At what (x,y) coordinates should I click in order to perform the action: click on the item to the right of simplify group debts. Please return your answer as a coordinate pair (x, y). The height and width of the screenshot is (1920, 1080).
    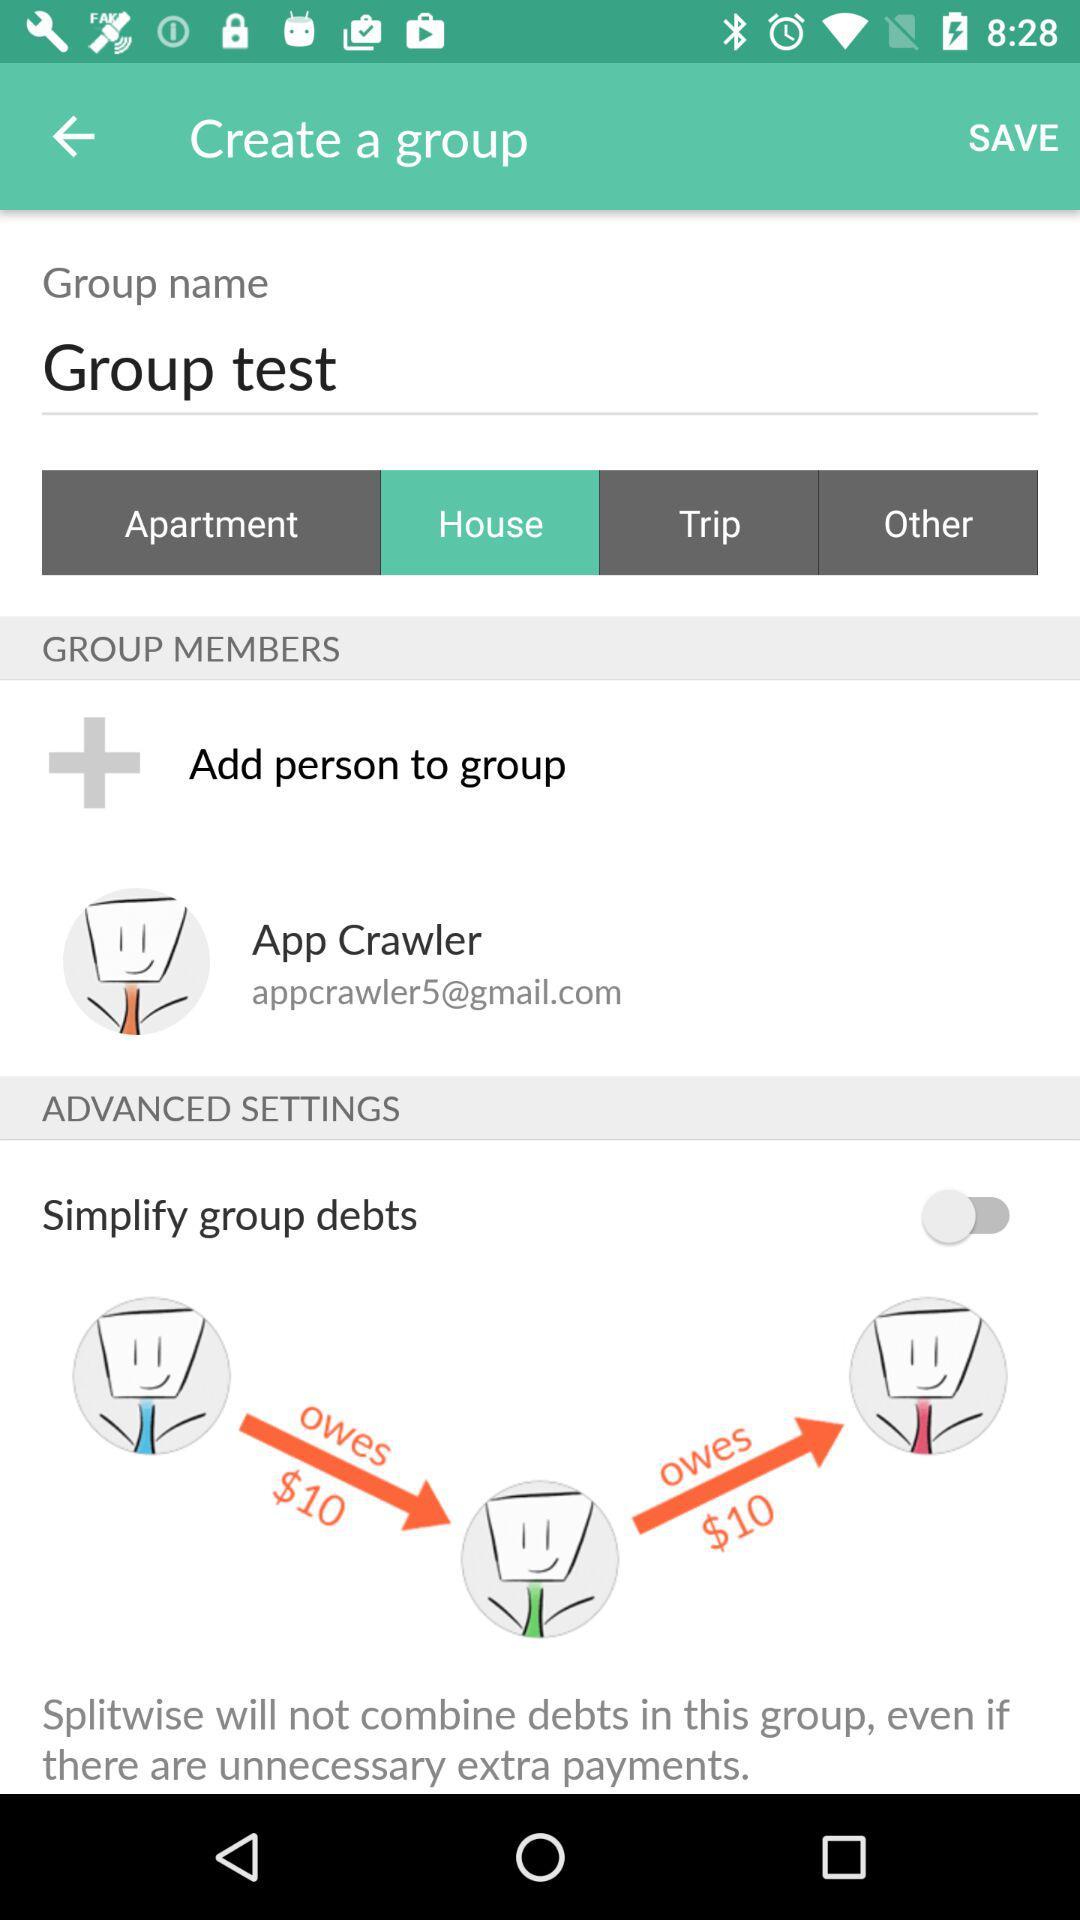
    Looking at the image, I should click on (974, 1215).